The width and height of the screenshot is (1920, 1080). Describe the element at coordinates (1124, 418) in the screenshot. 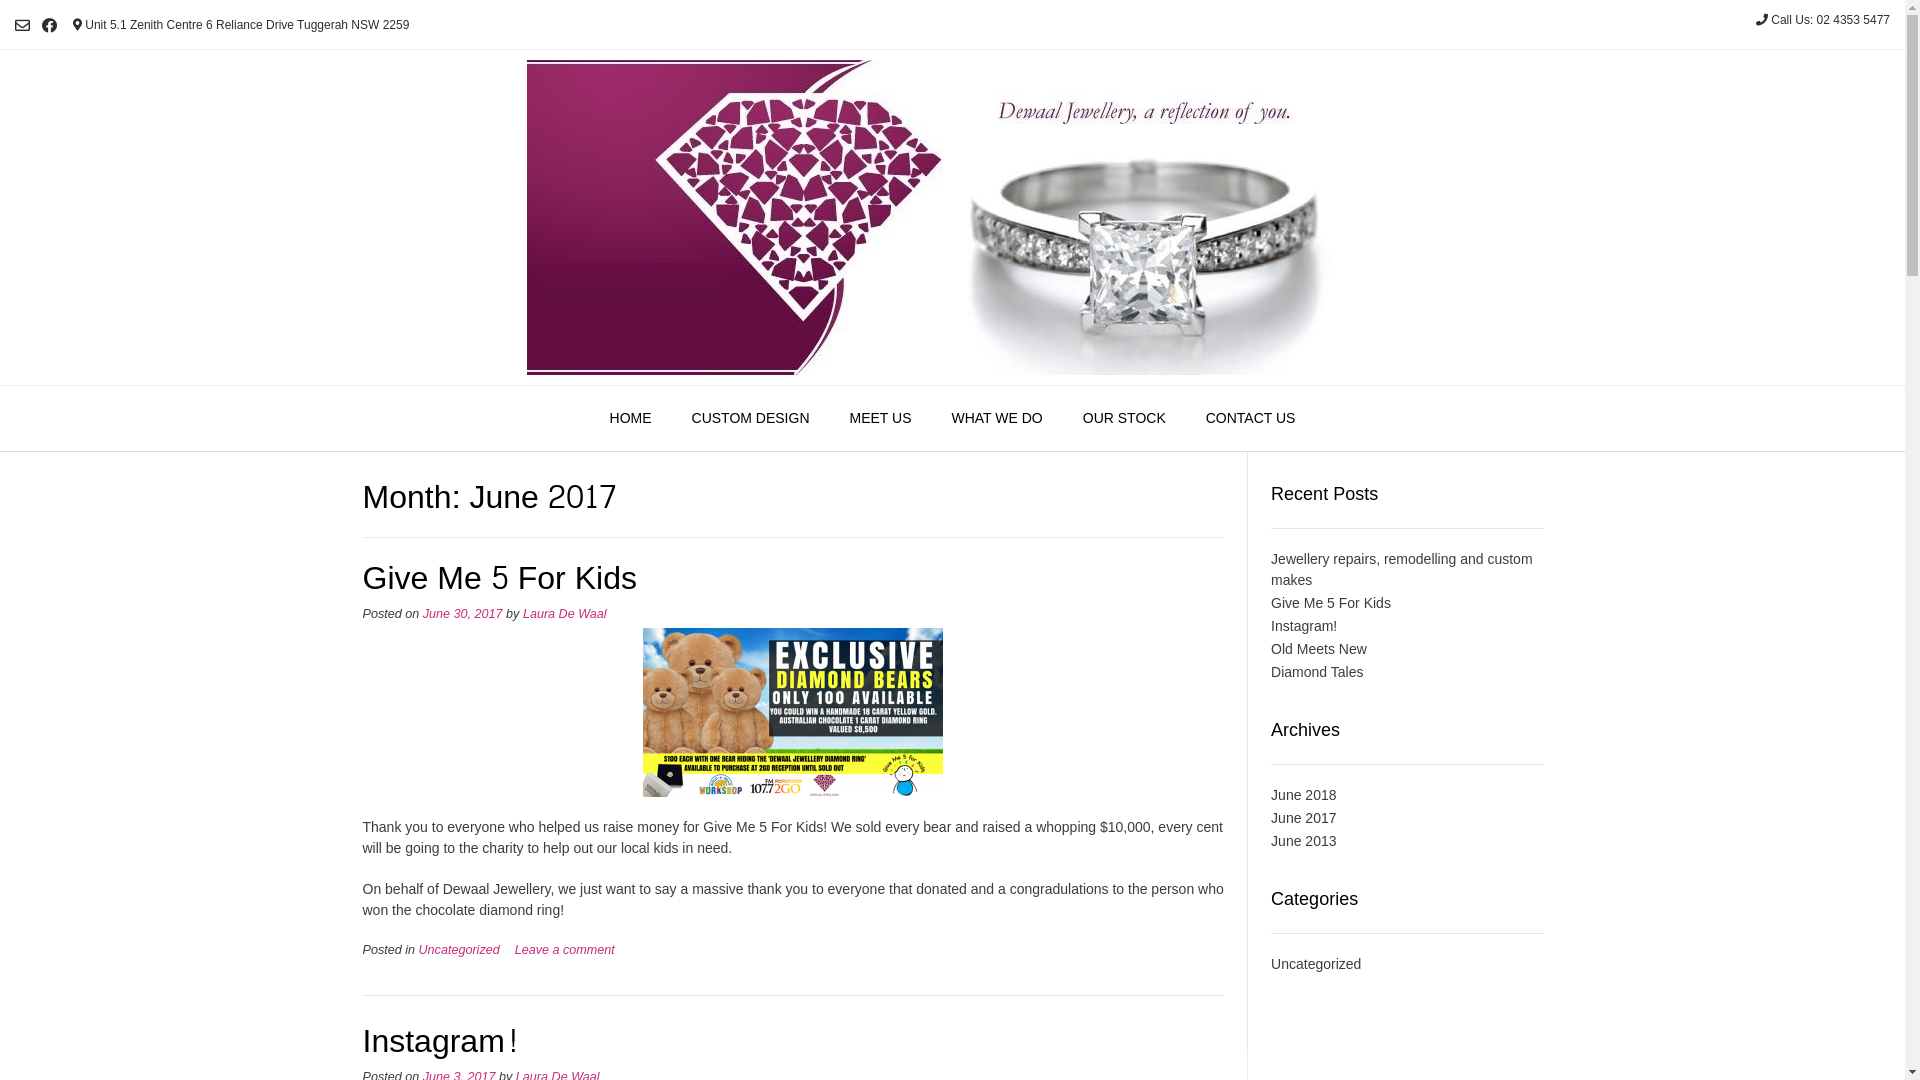

I see `'OUR STOCK'` at that location.